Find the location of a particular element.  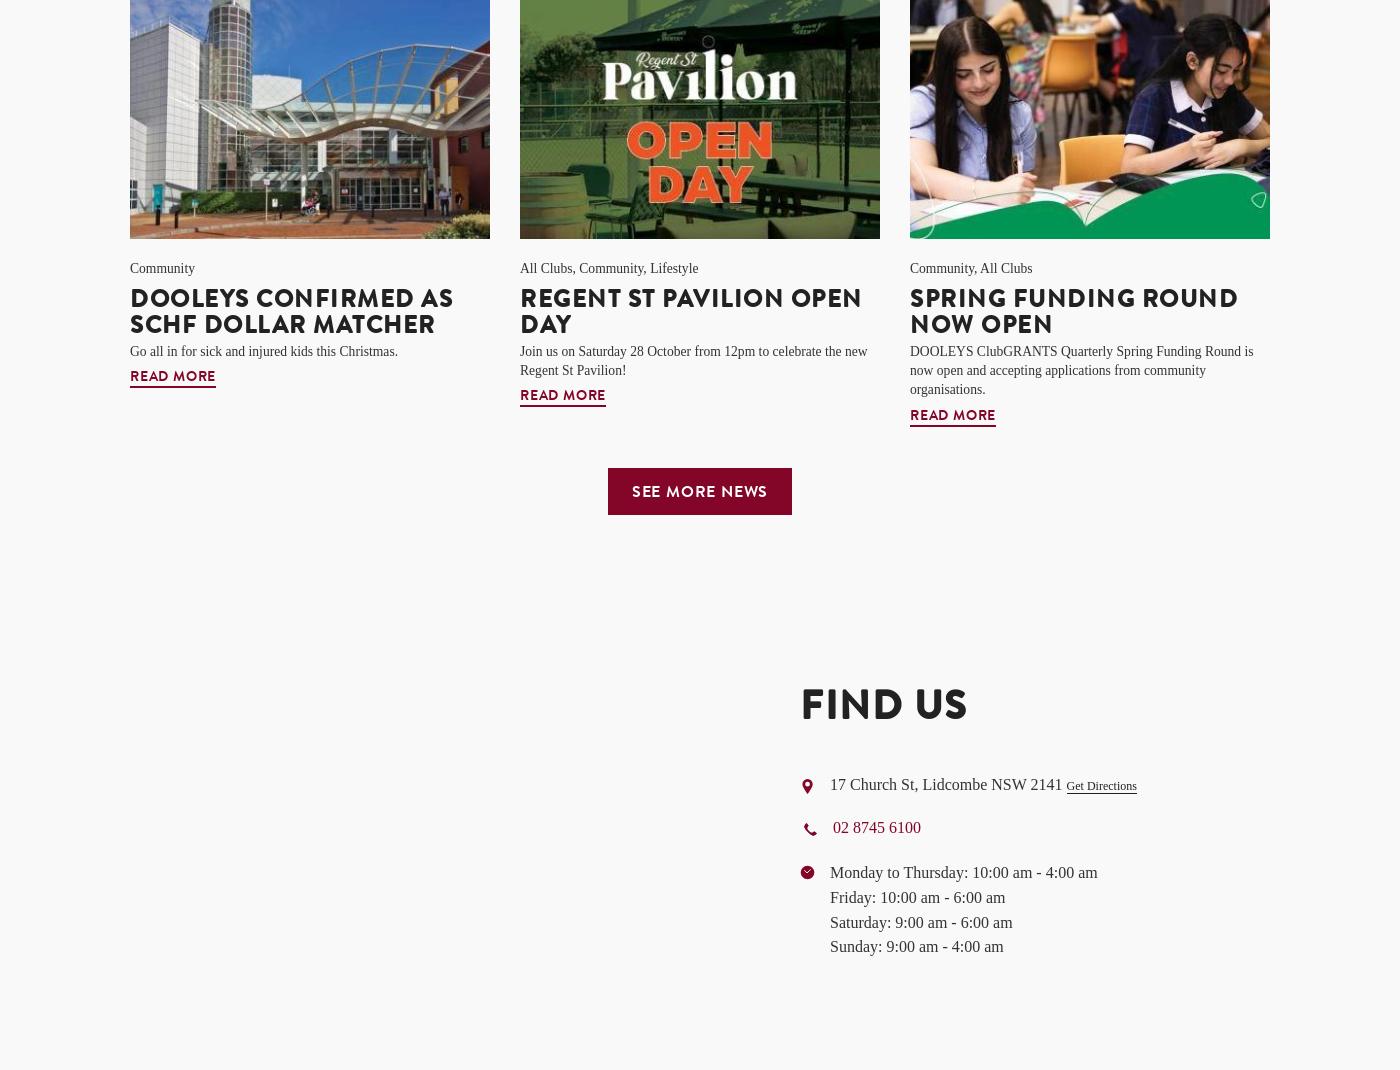

'Monday to Thursday:' is located at coordinates (901, 871).